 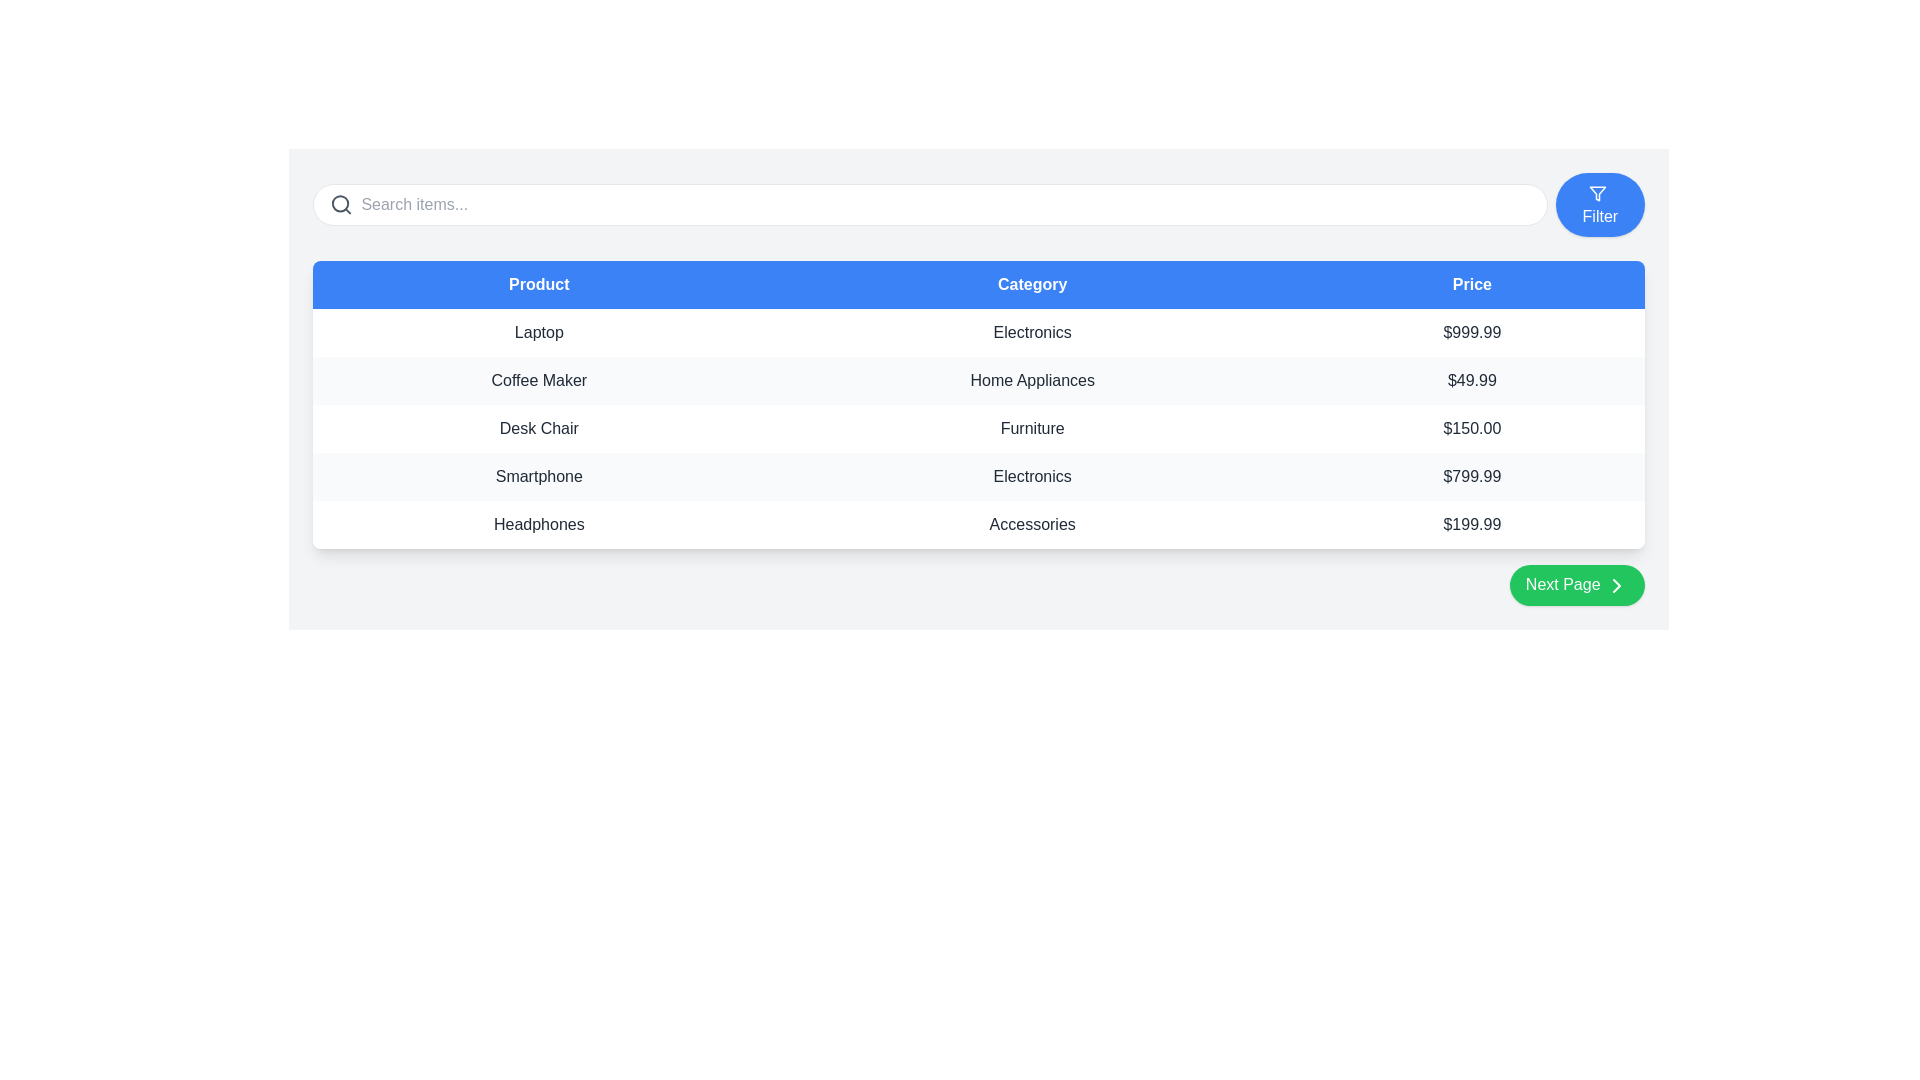 What do you see at coordinates (979, 477) in the screenshot?
I see `the fourth row of the product table, which displays details including name, category, and price` at bounding box center [979, 477].